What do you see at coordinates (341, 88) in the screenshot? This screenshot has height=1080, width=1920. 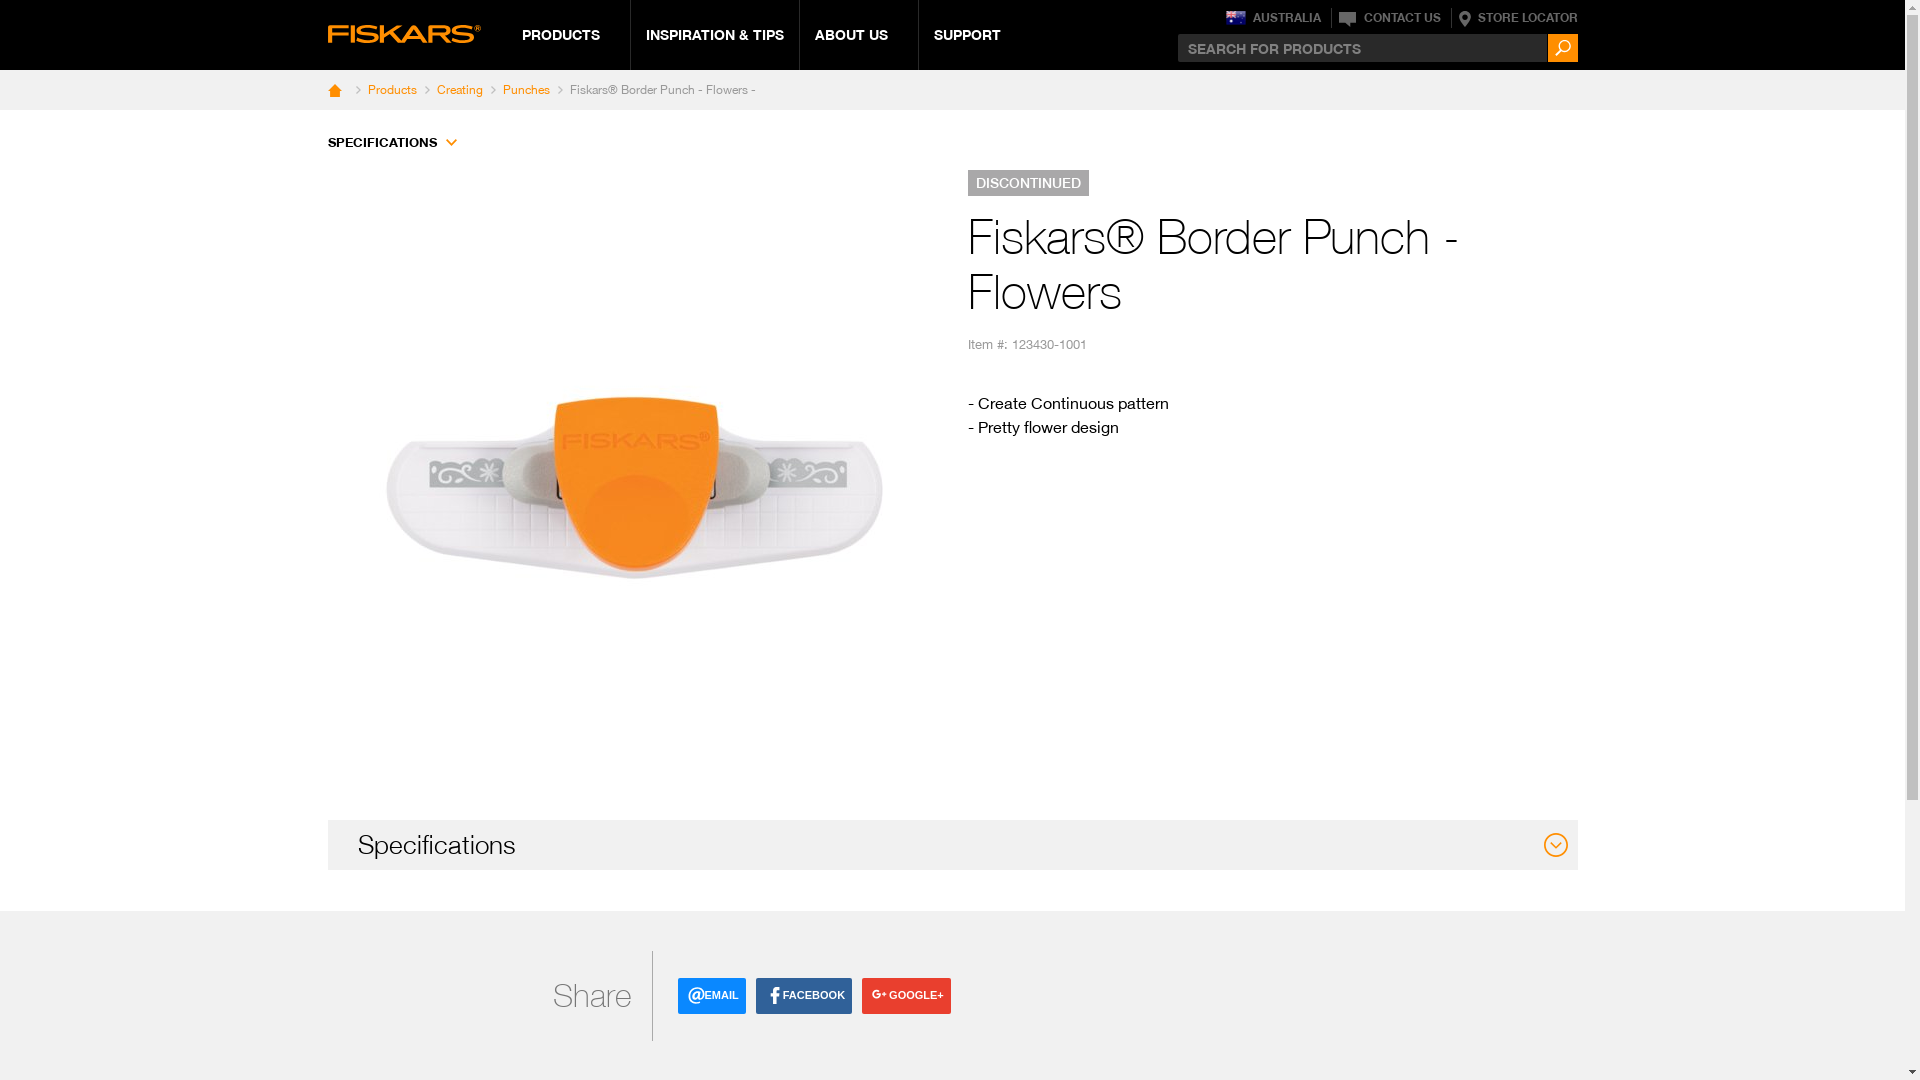 I see `' '` at bounding box center [341, 88].